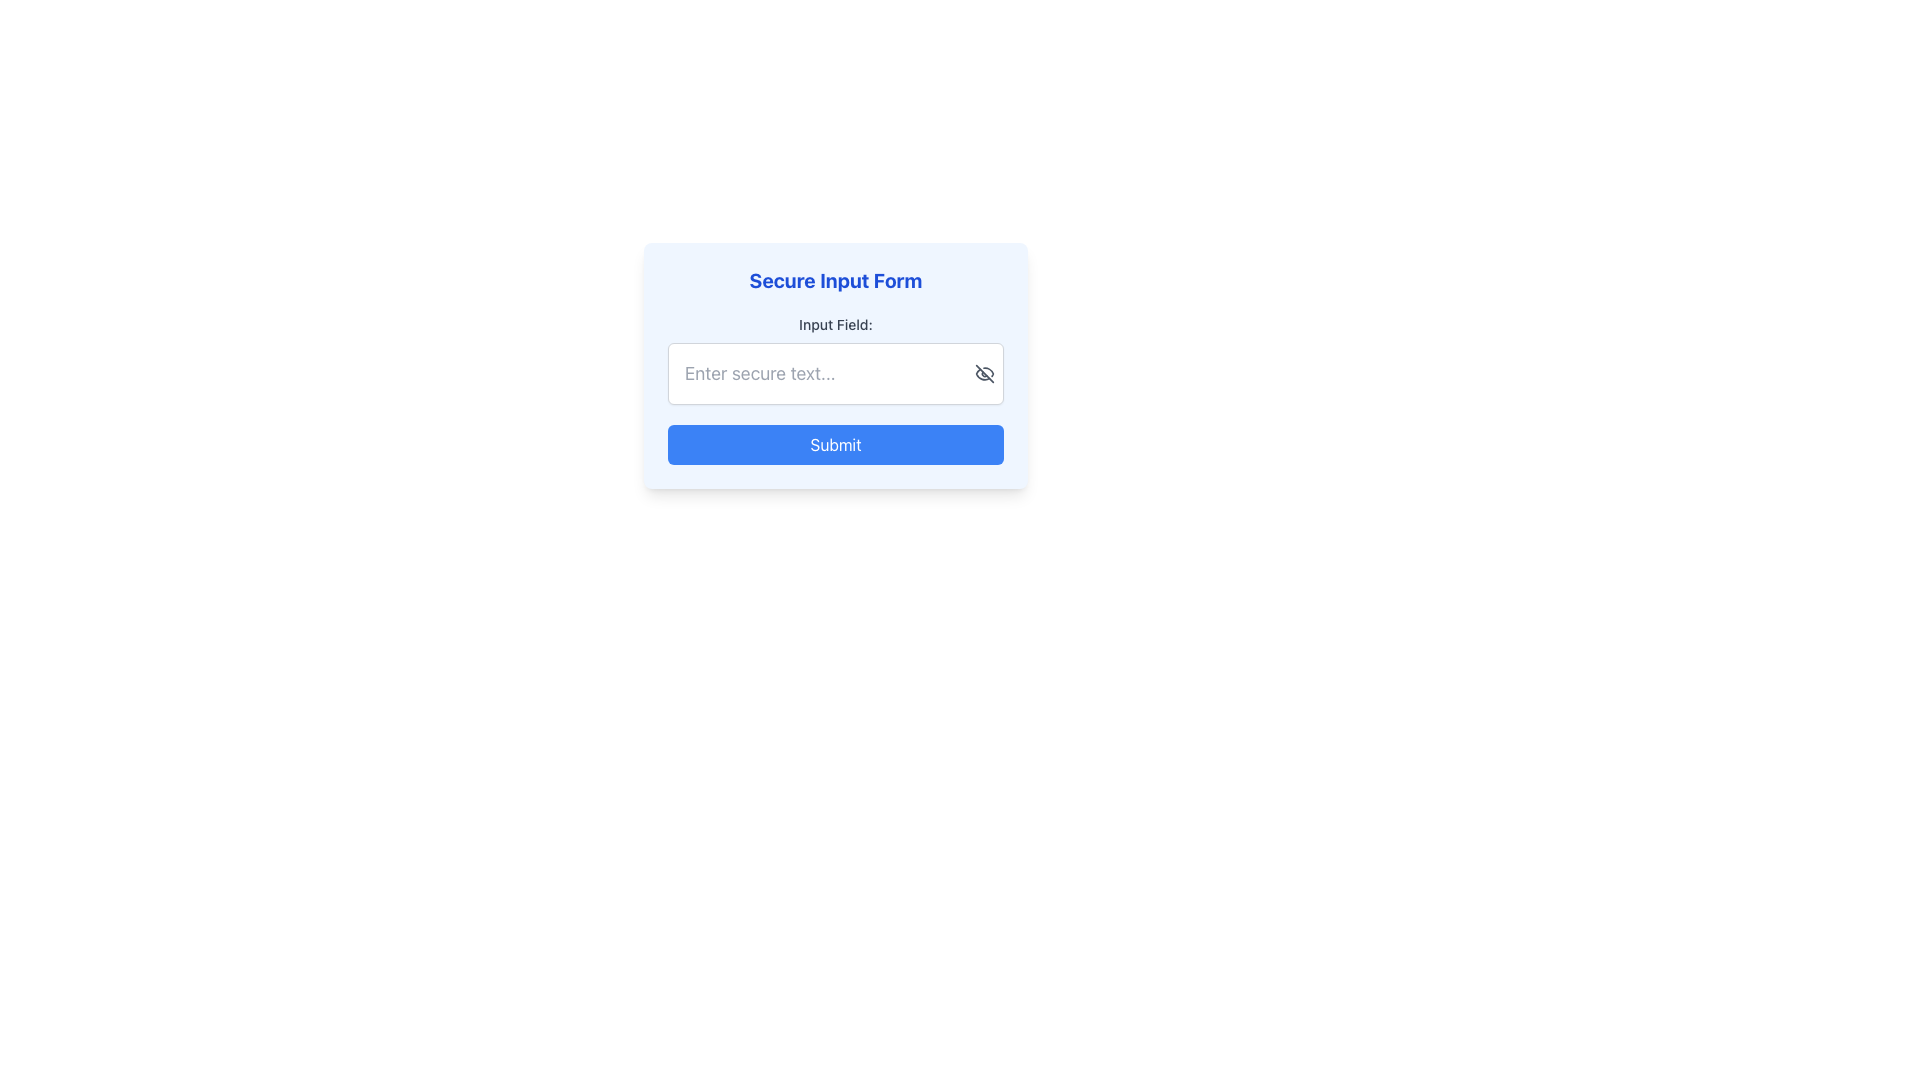 The image size is (1920, 1080). I want to click on the password visibility toggle button located in the top-right corner next to the password input field, so click(984, 374).